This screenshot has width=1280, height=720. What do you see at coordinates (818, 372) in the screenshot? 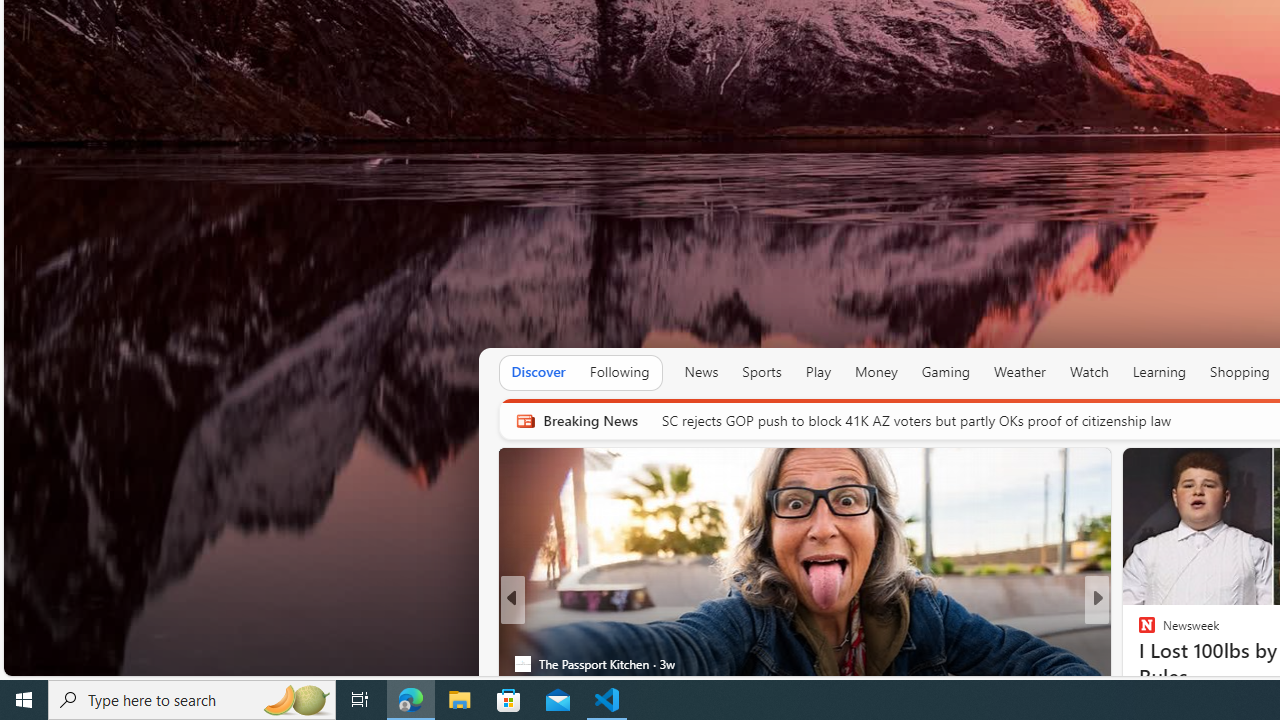
I see `'Play'` at bounding box center [818, 372].